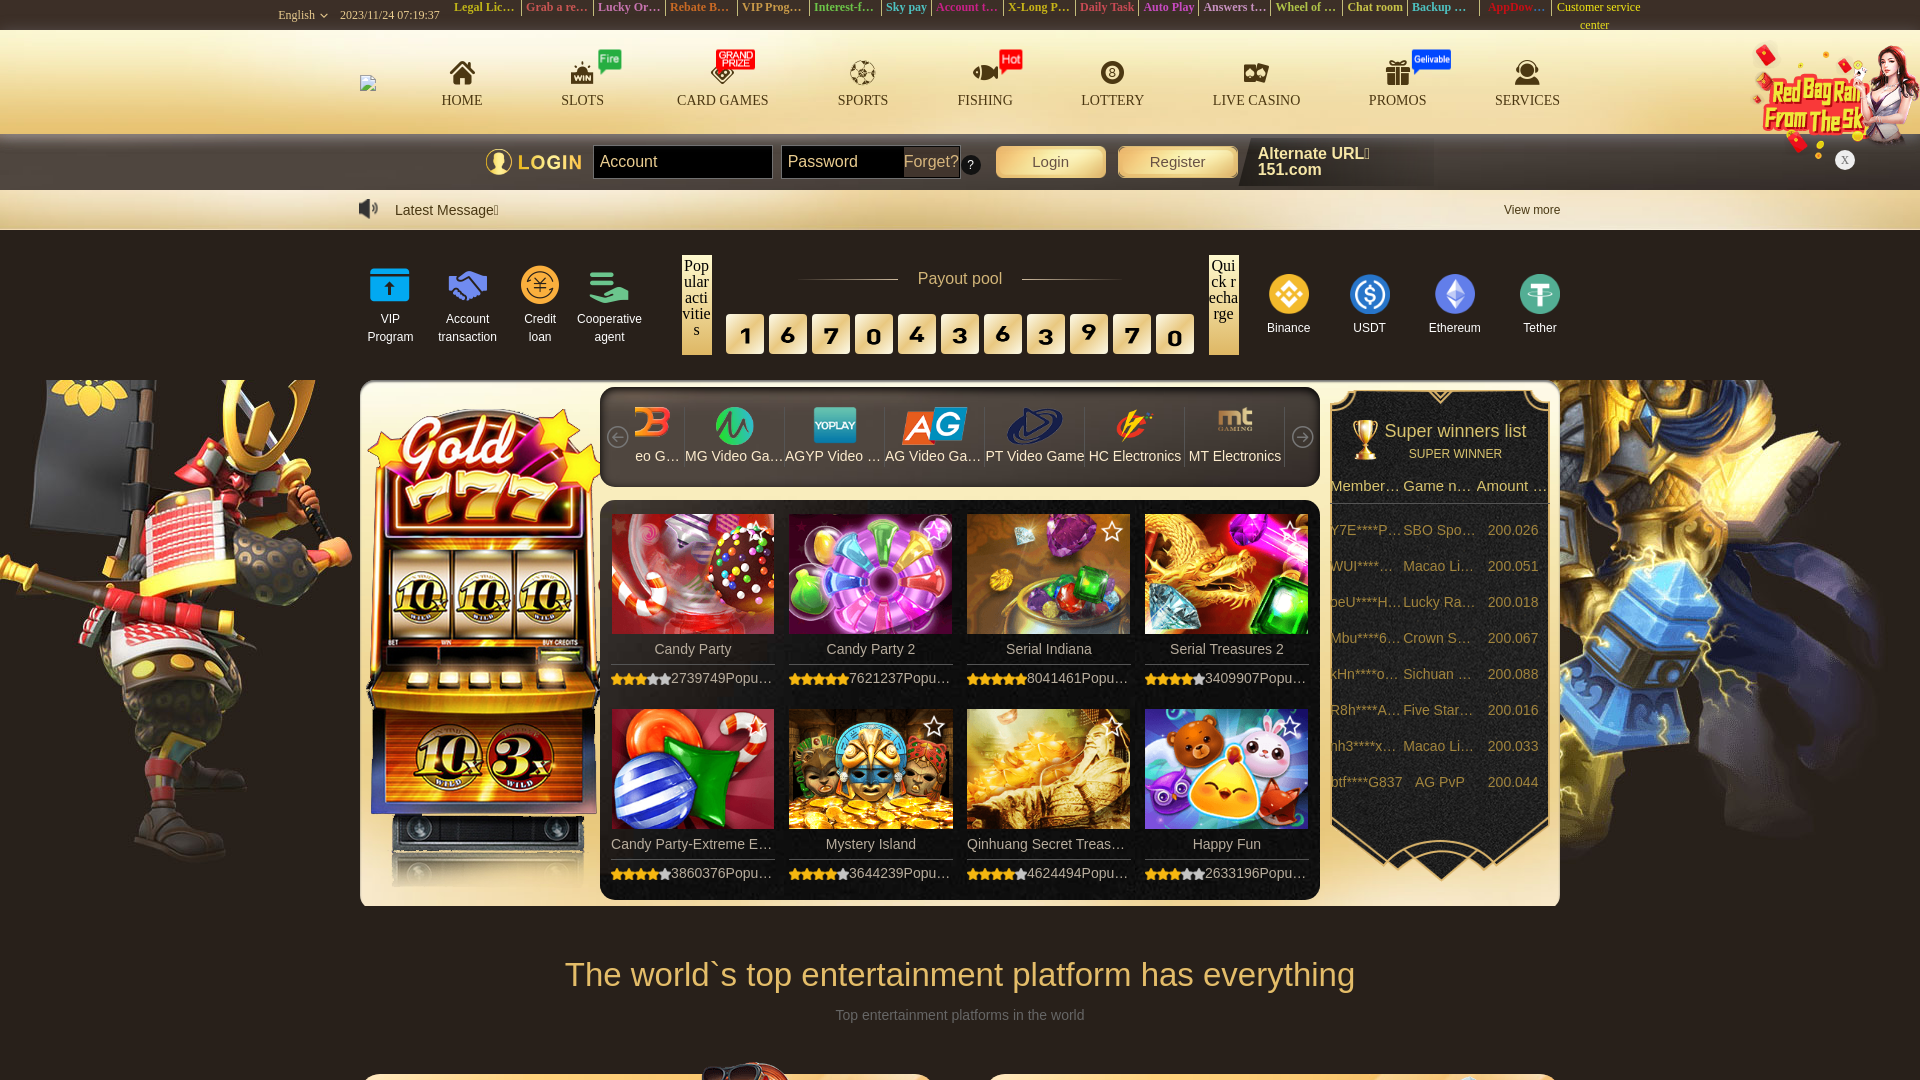  Describe the element at coordinates (1524, 7) in the screenshot. I see `'AppDownload'` at that location.